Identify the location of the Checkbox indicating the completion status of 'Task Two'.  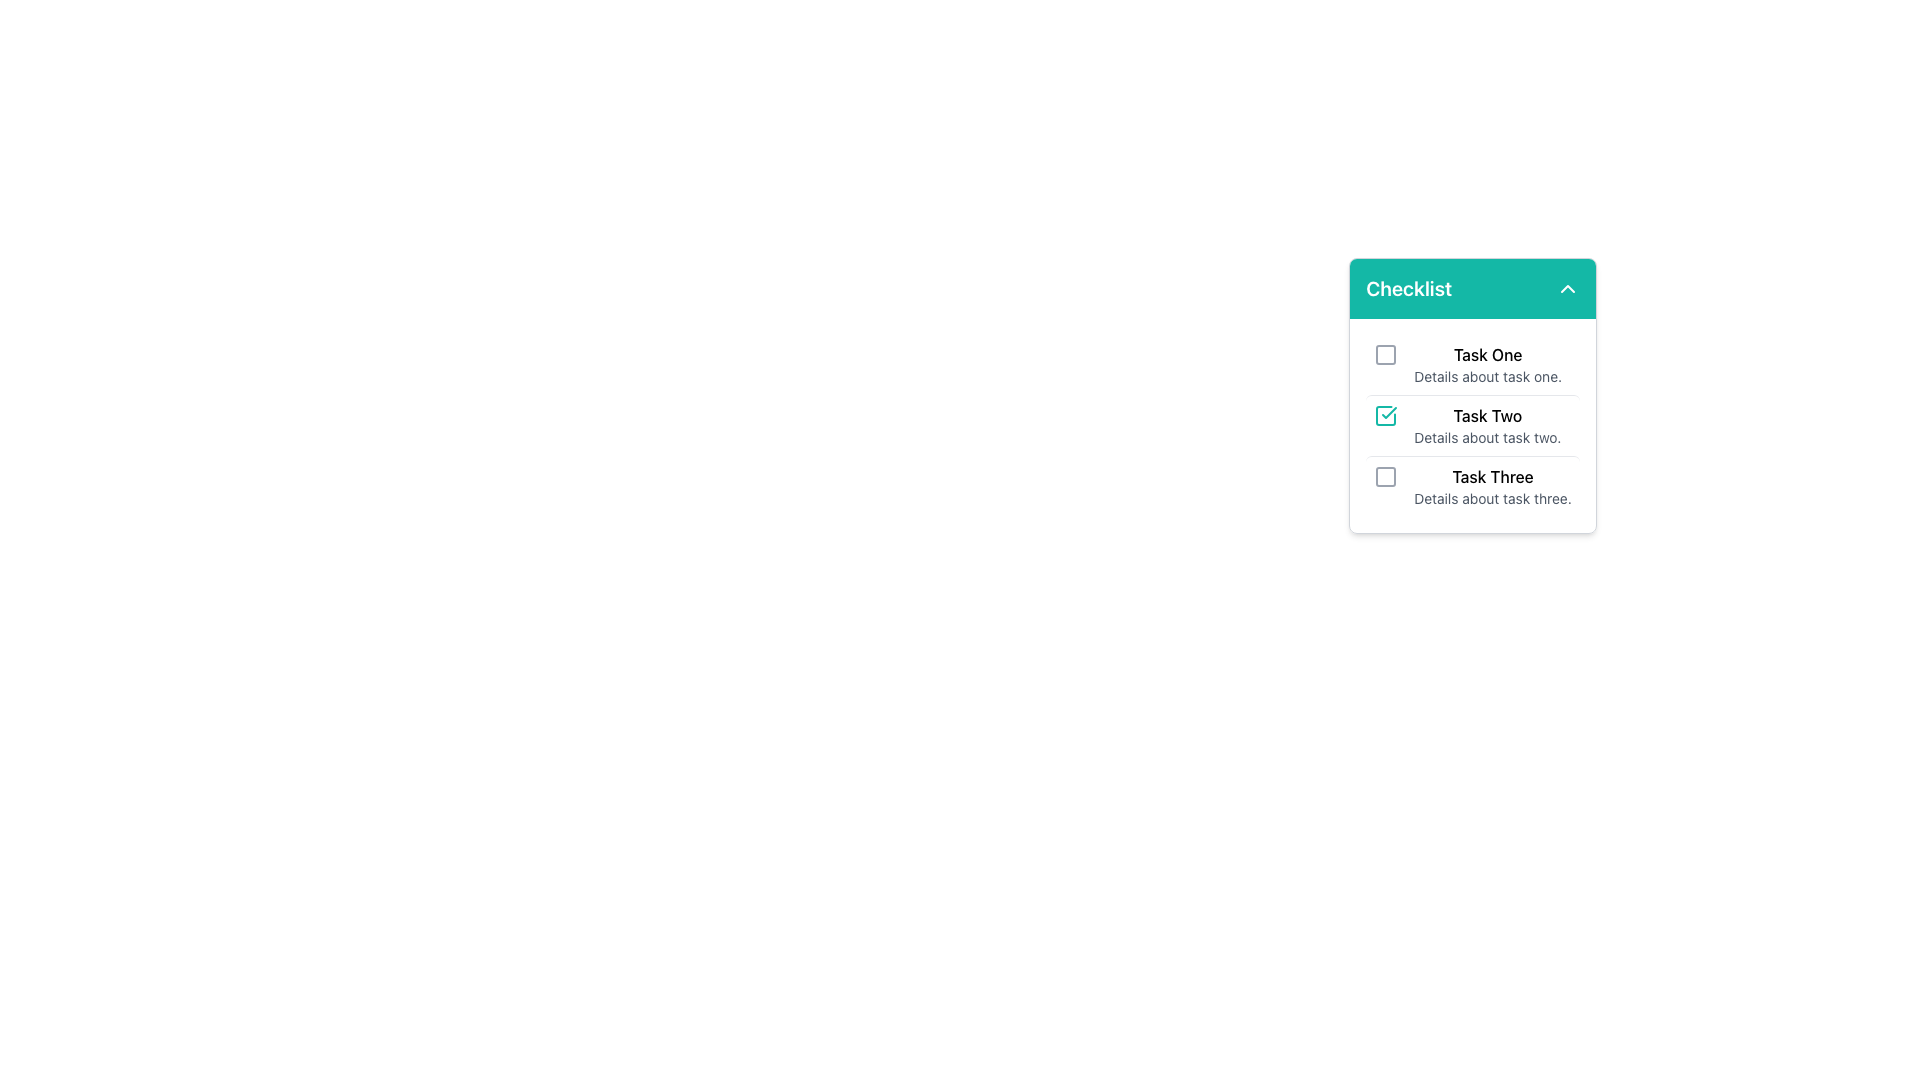
(1385, 415).